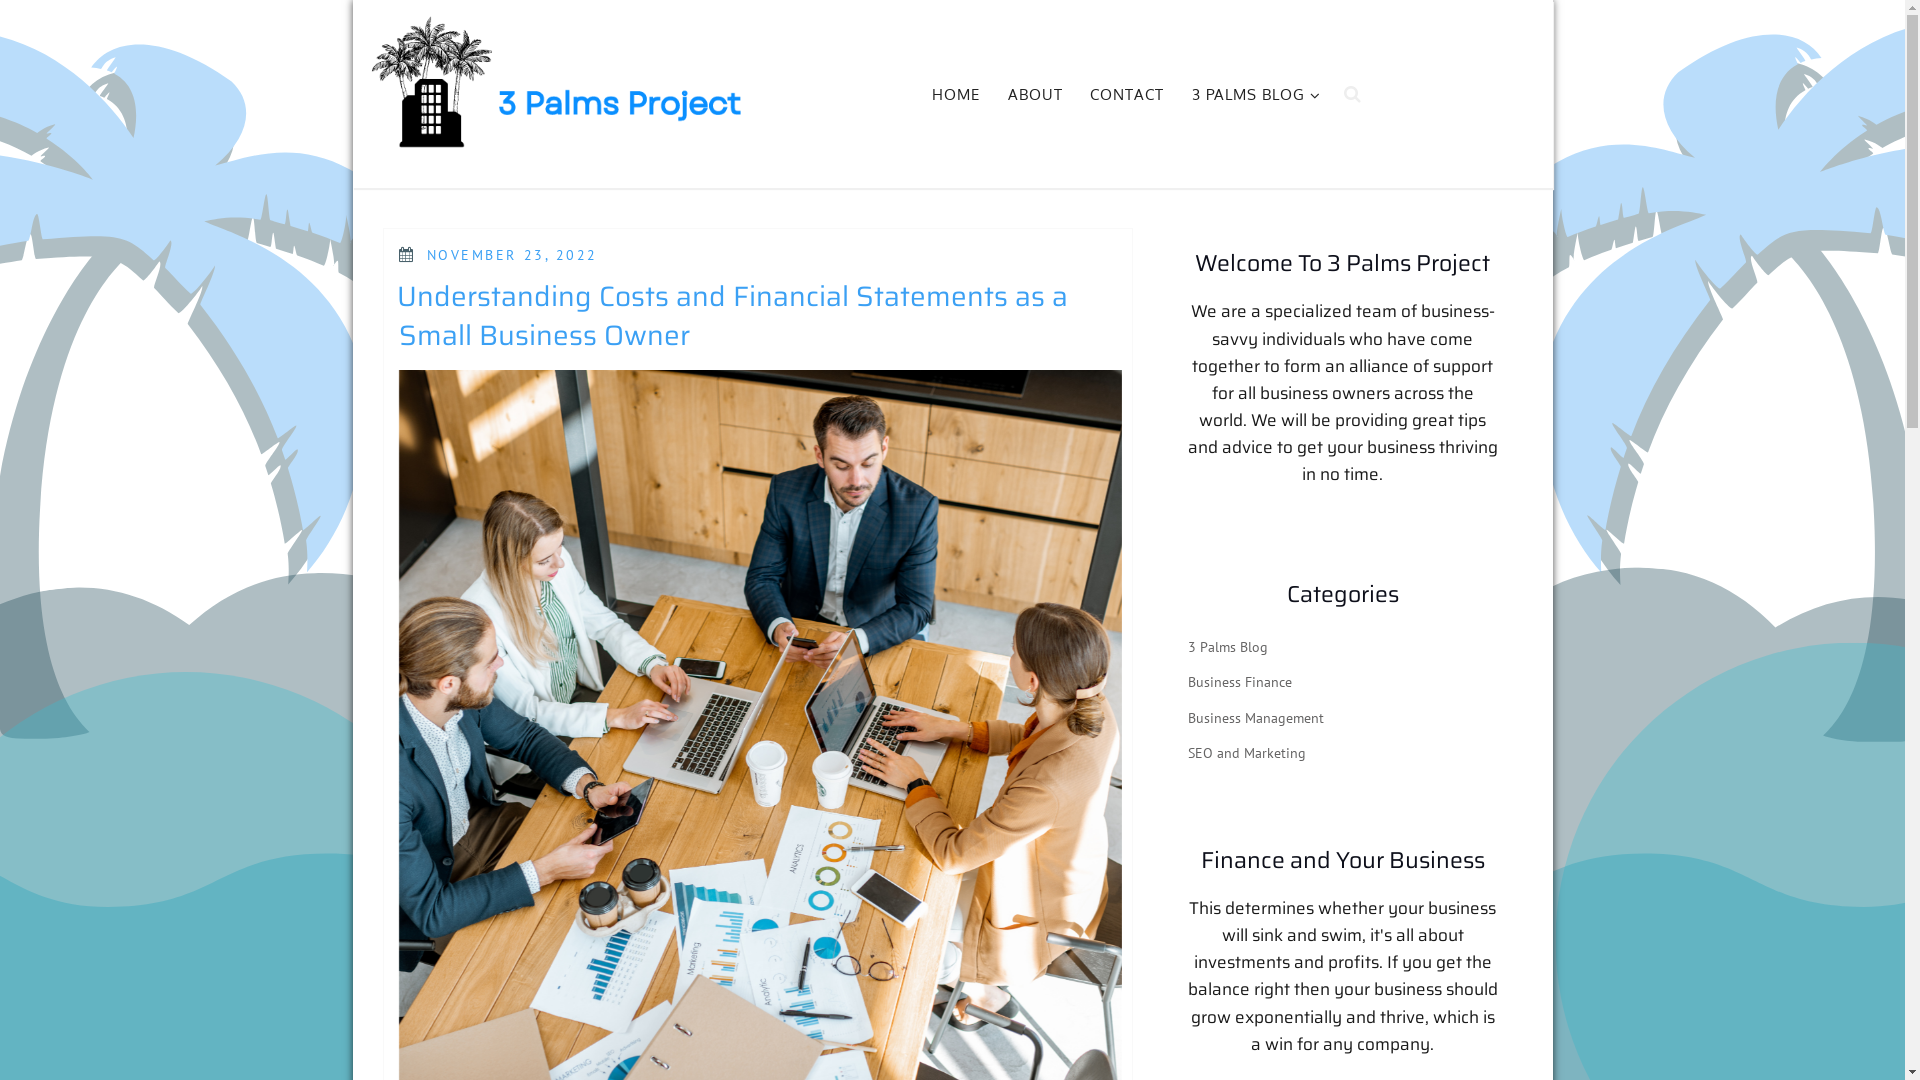 The image size is (1920, 1080). Describe the element at coordinates (955, 95) in the screenshot. I see `'HOME'` at that location.